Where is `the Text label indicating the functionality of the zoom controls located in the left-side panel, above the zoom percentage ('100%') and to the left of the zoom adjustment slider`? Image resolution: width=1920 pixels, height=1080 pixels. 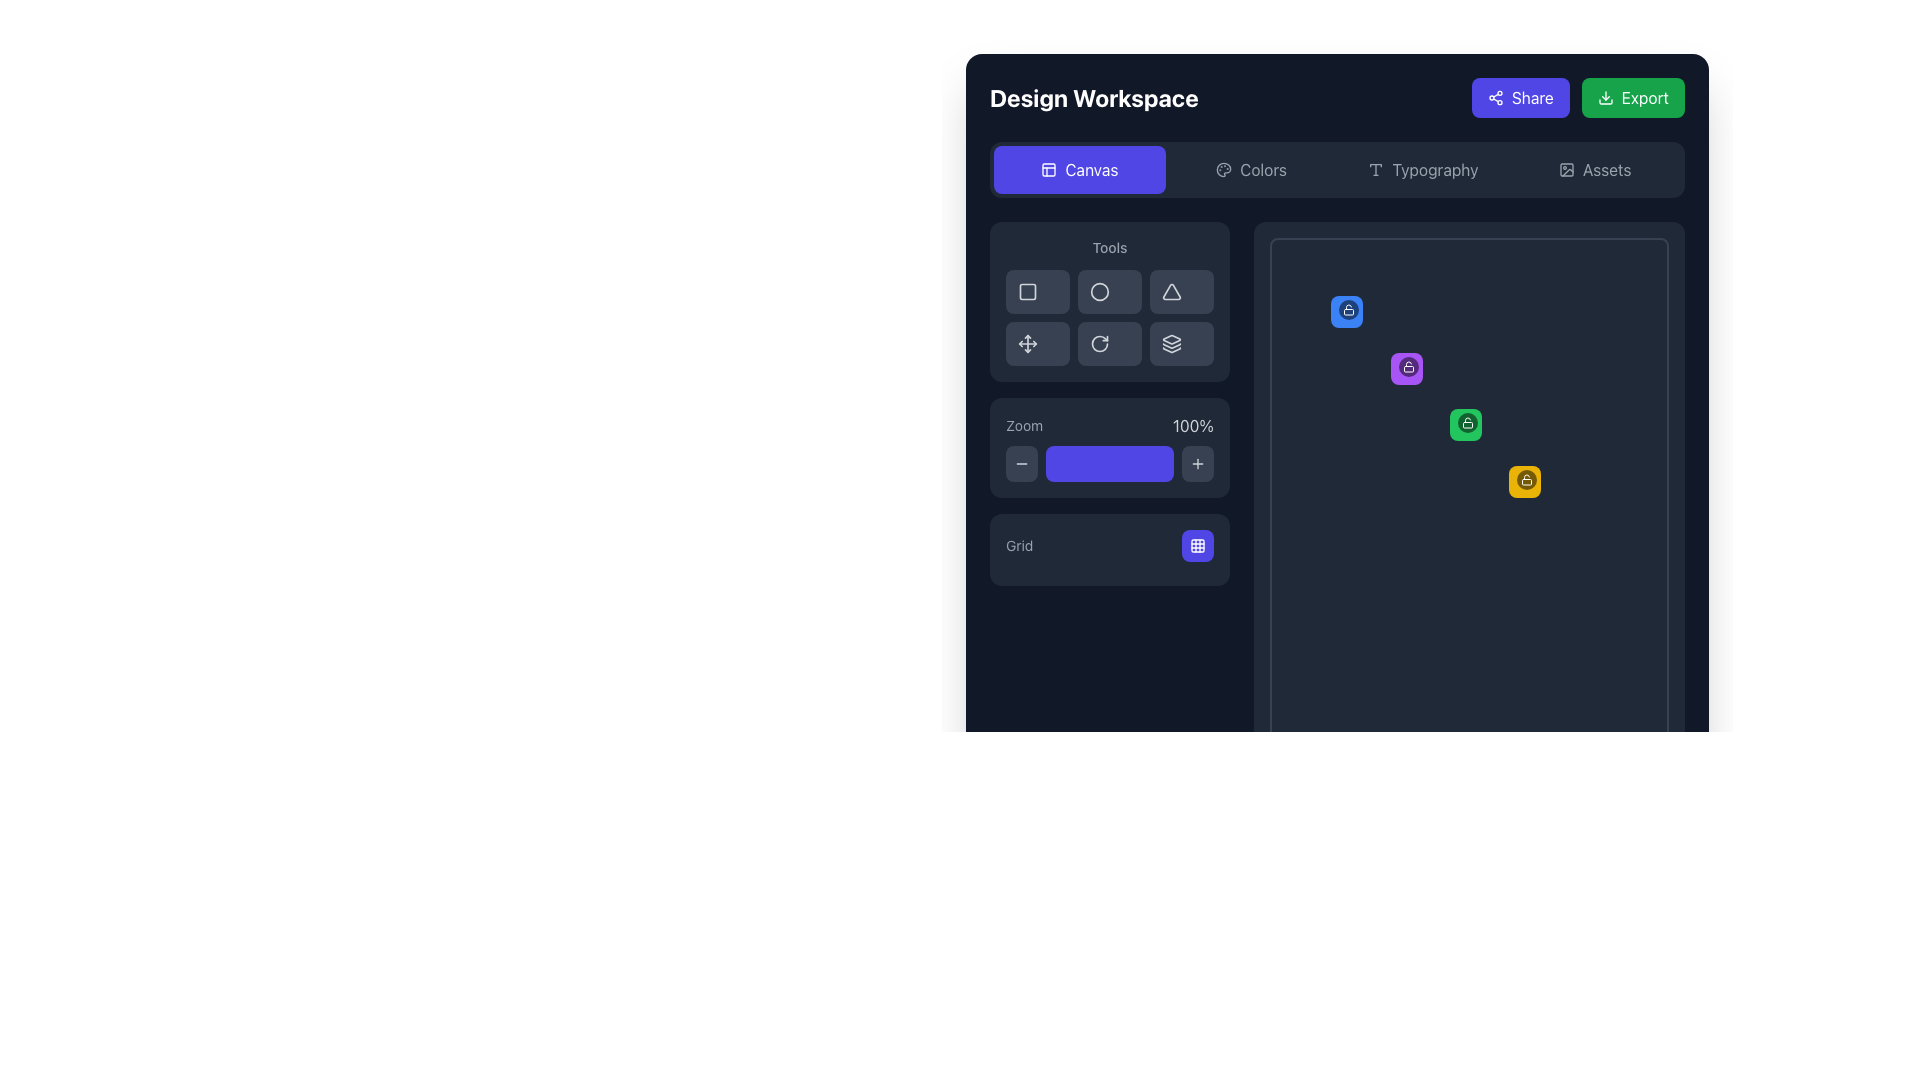
the Text label indicating the functionality of the zoom controls located in the left-side panel, above the zoom percentage ('100%') and to the left of the zoom adjustment slider is located at coordinates (1024, 424).